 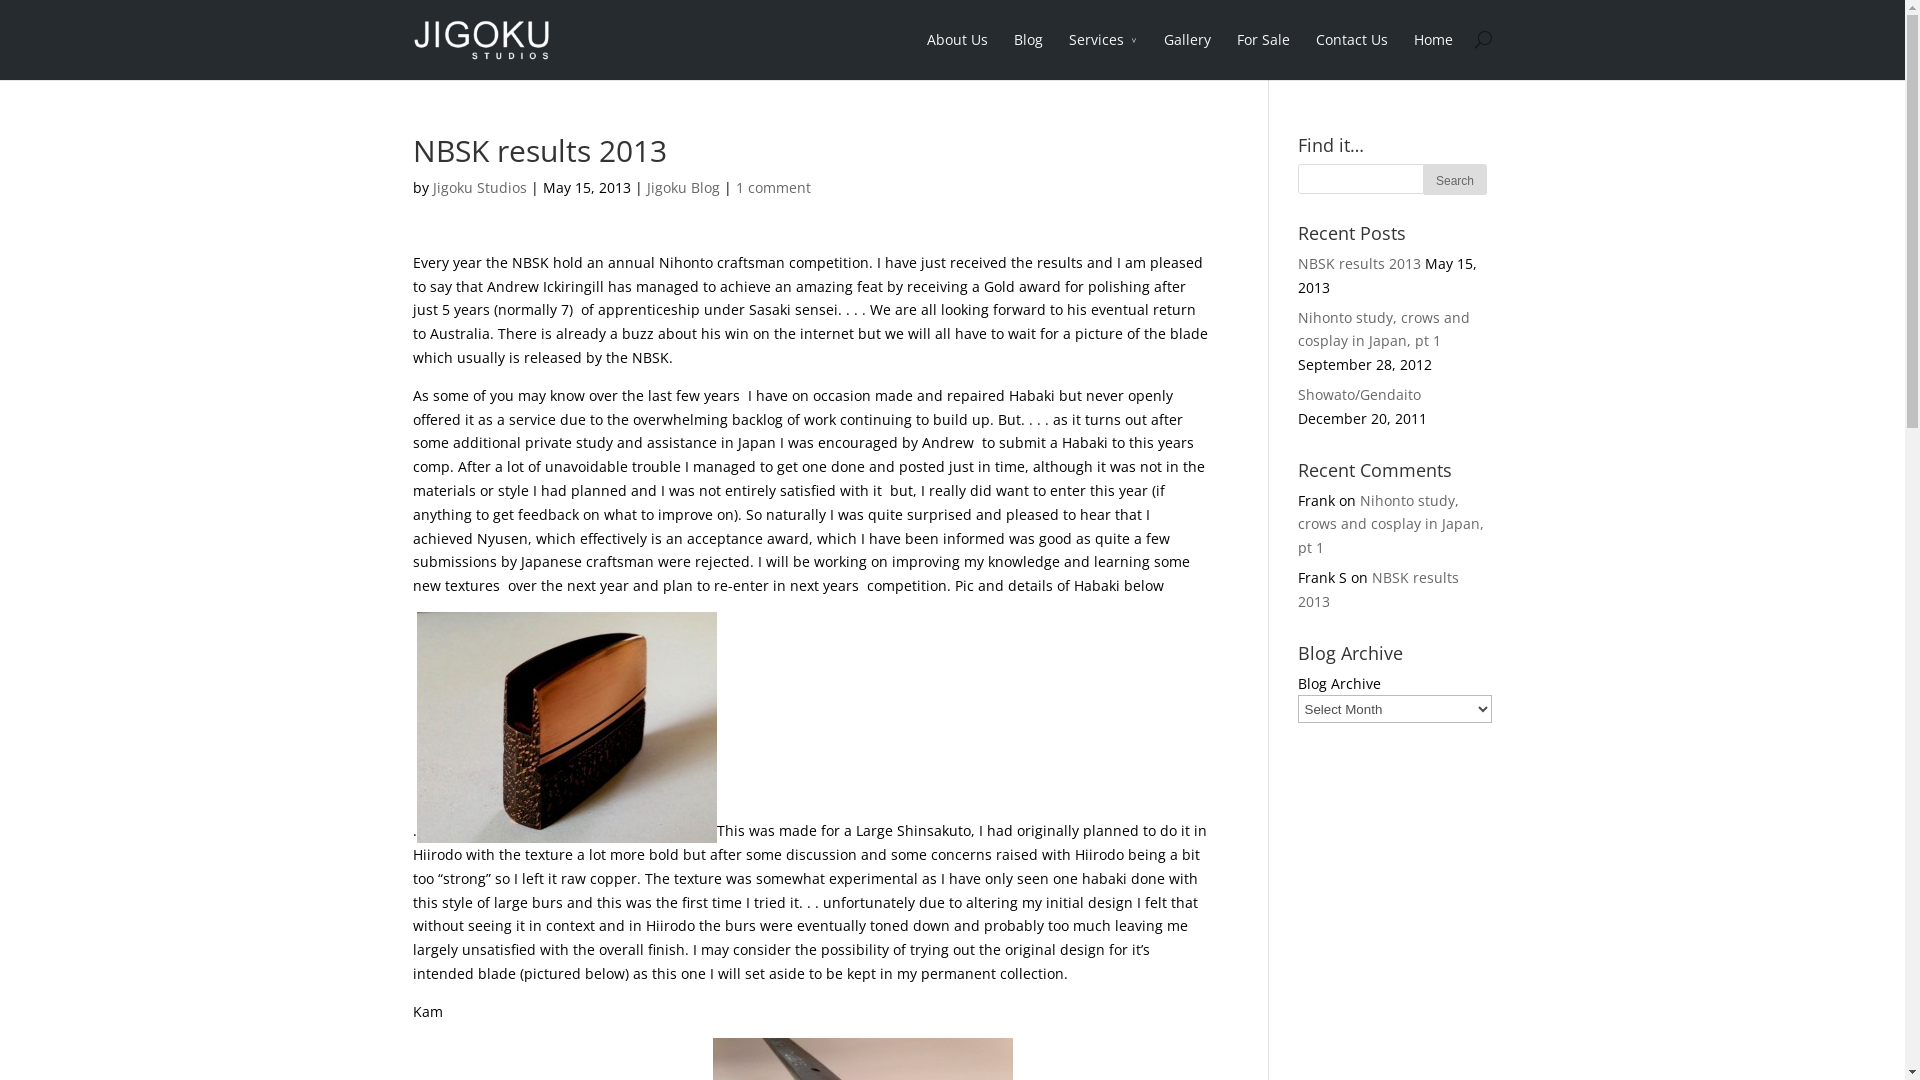 What do you see at coordinates (1028, 53) in the screenshot?
I see `'Blog'` at bounding box center [1028, 53].